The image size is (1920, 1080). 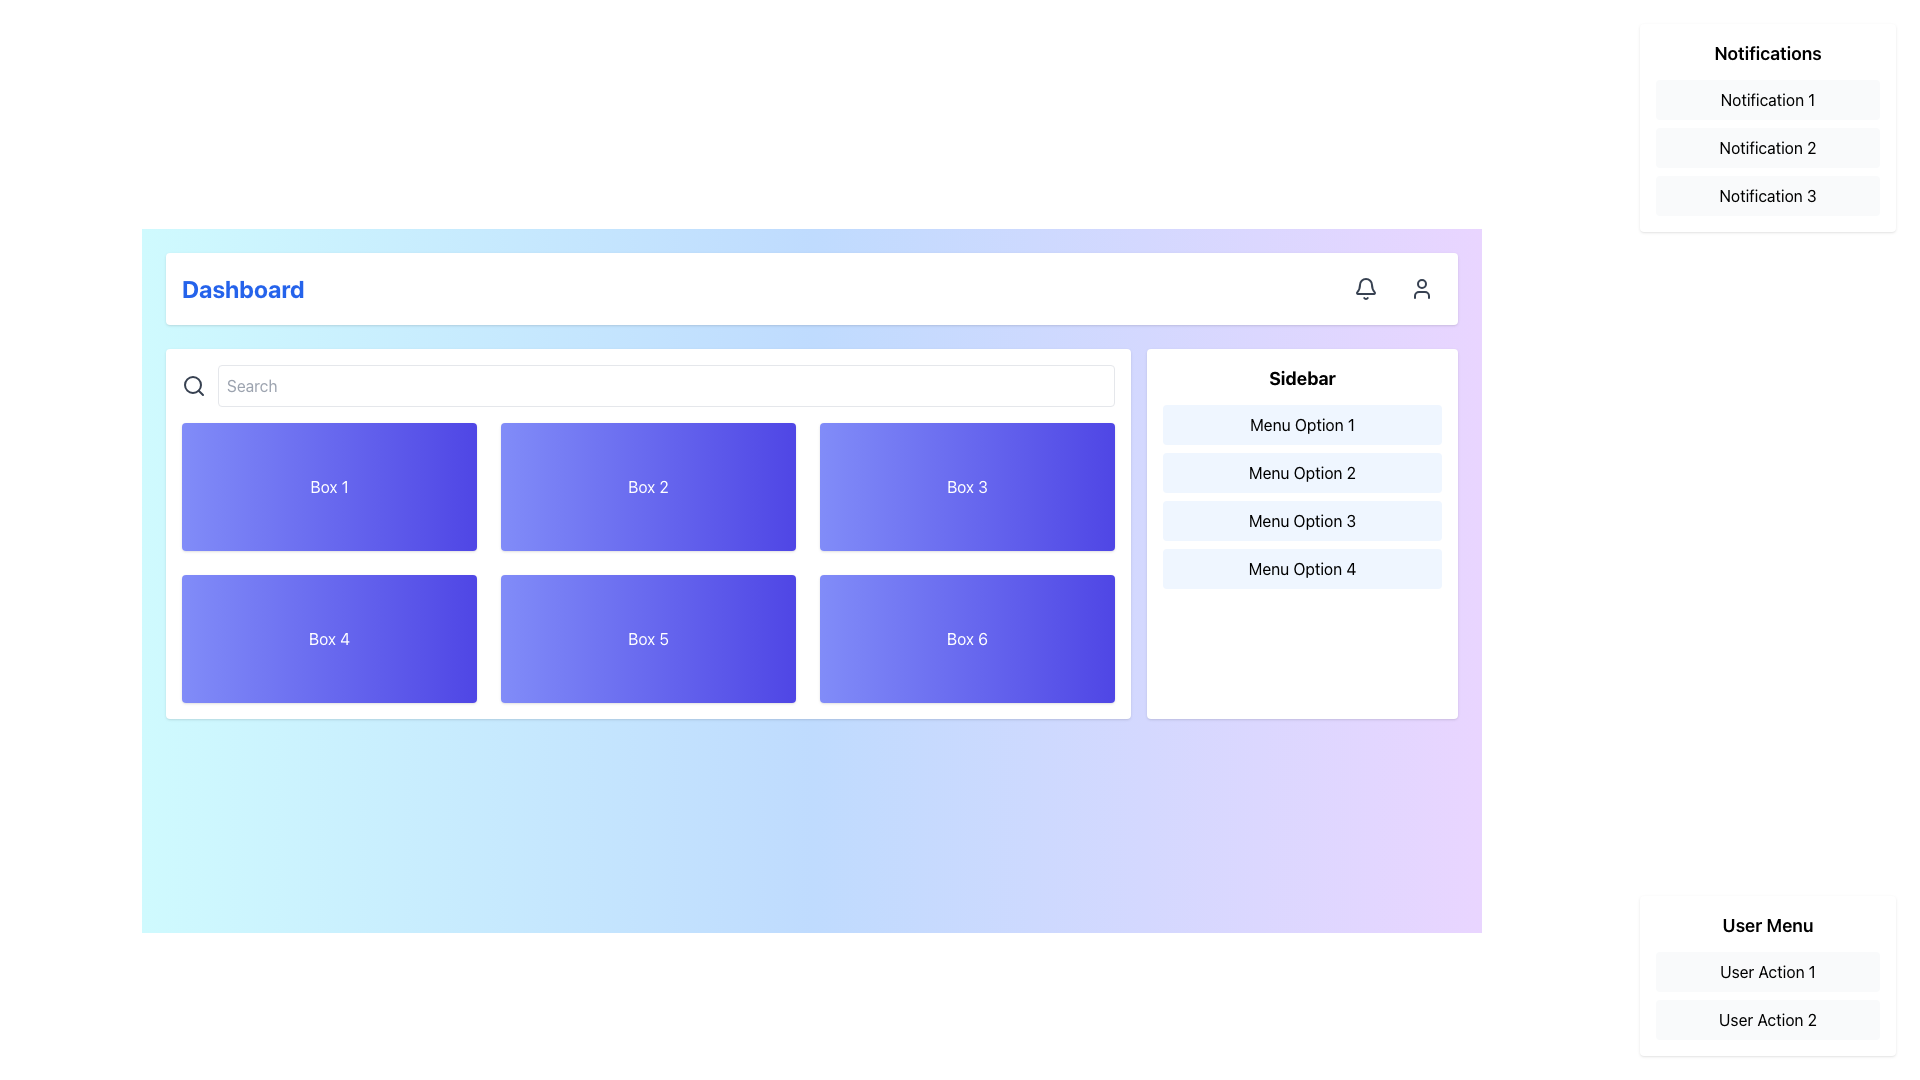 What do you see at coordinates (1767, 100) in the screenshot?
I see `the static notification item labeled 'Notification 1' at the top of the notification list` at bounding box center [1767, 100].